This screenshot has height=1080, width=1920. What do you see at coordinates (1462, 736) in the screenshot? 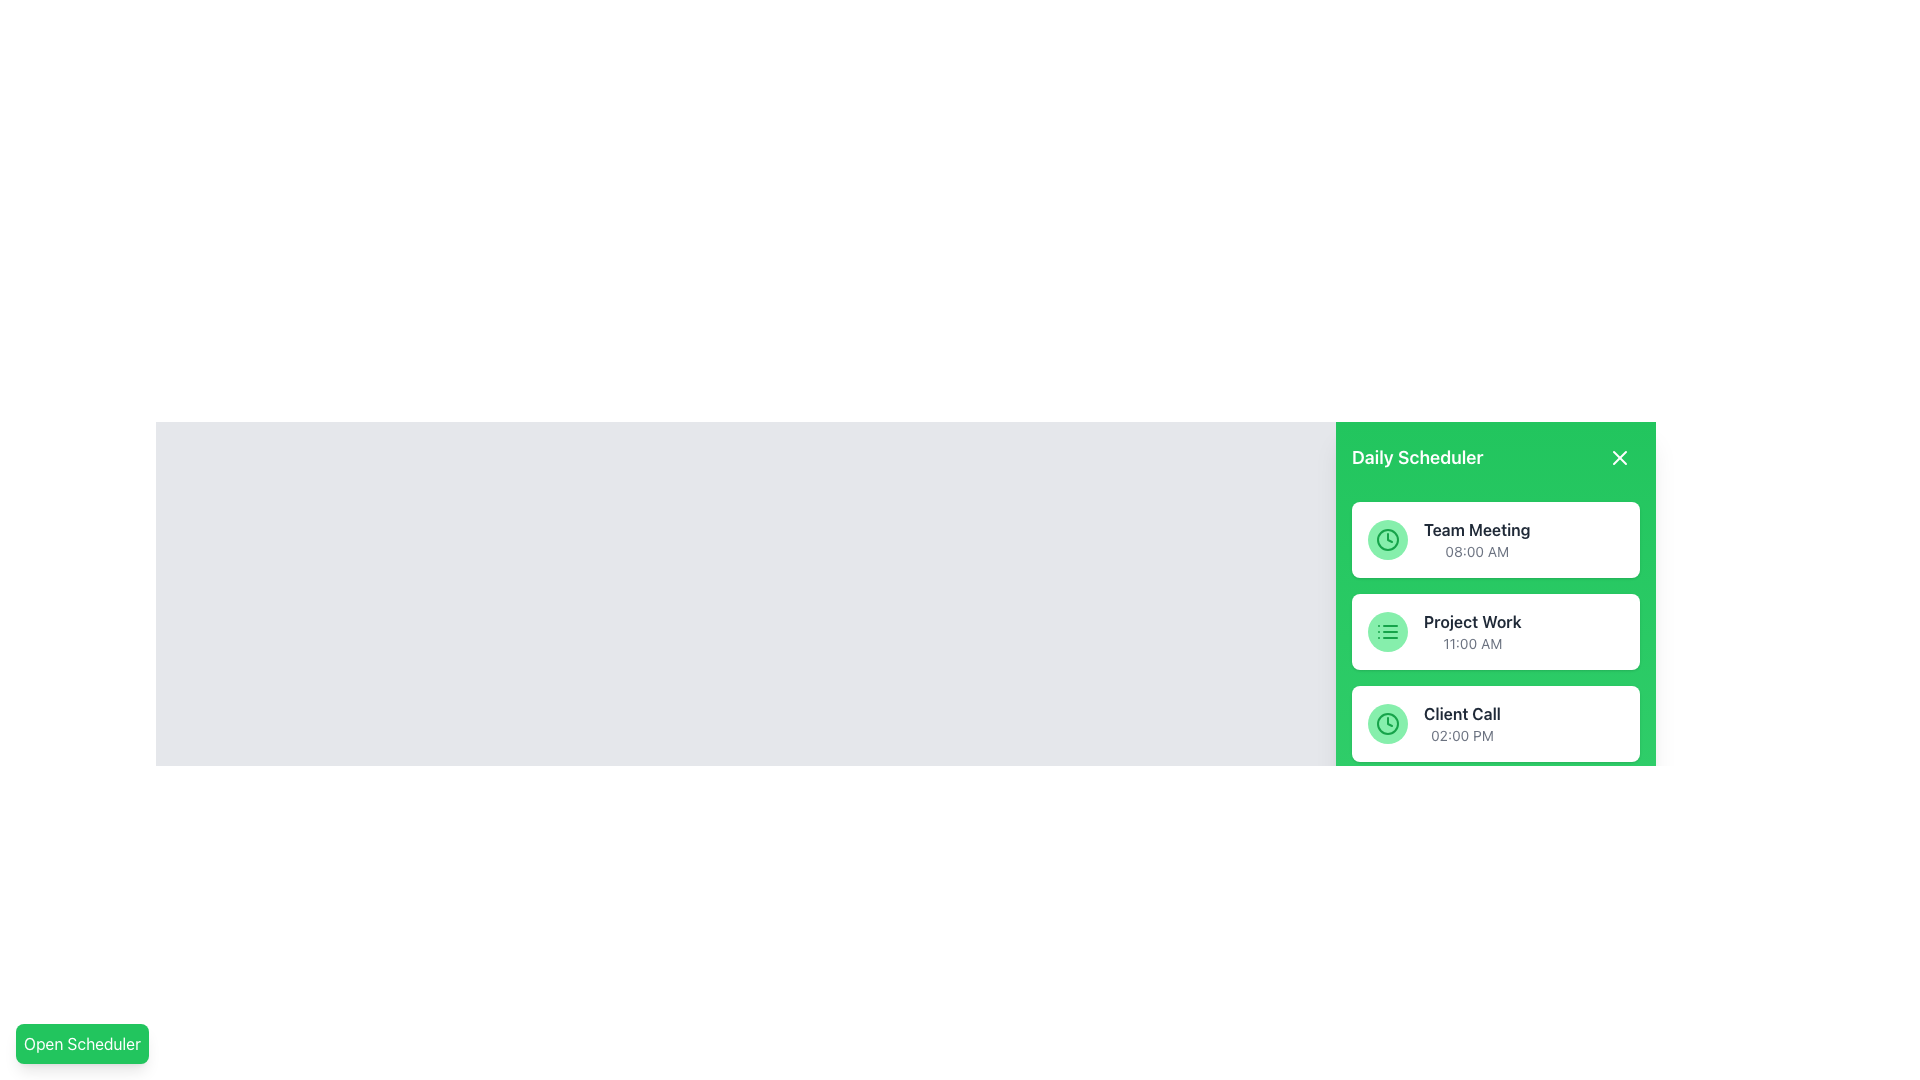
I see `the text label displaying the scheduled time for the 'Client Call' event located within the list of scheduled events on the right-hand side of the interface` at bounding box center [1462, 736].